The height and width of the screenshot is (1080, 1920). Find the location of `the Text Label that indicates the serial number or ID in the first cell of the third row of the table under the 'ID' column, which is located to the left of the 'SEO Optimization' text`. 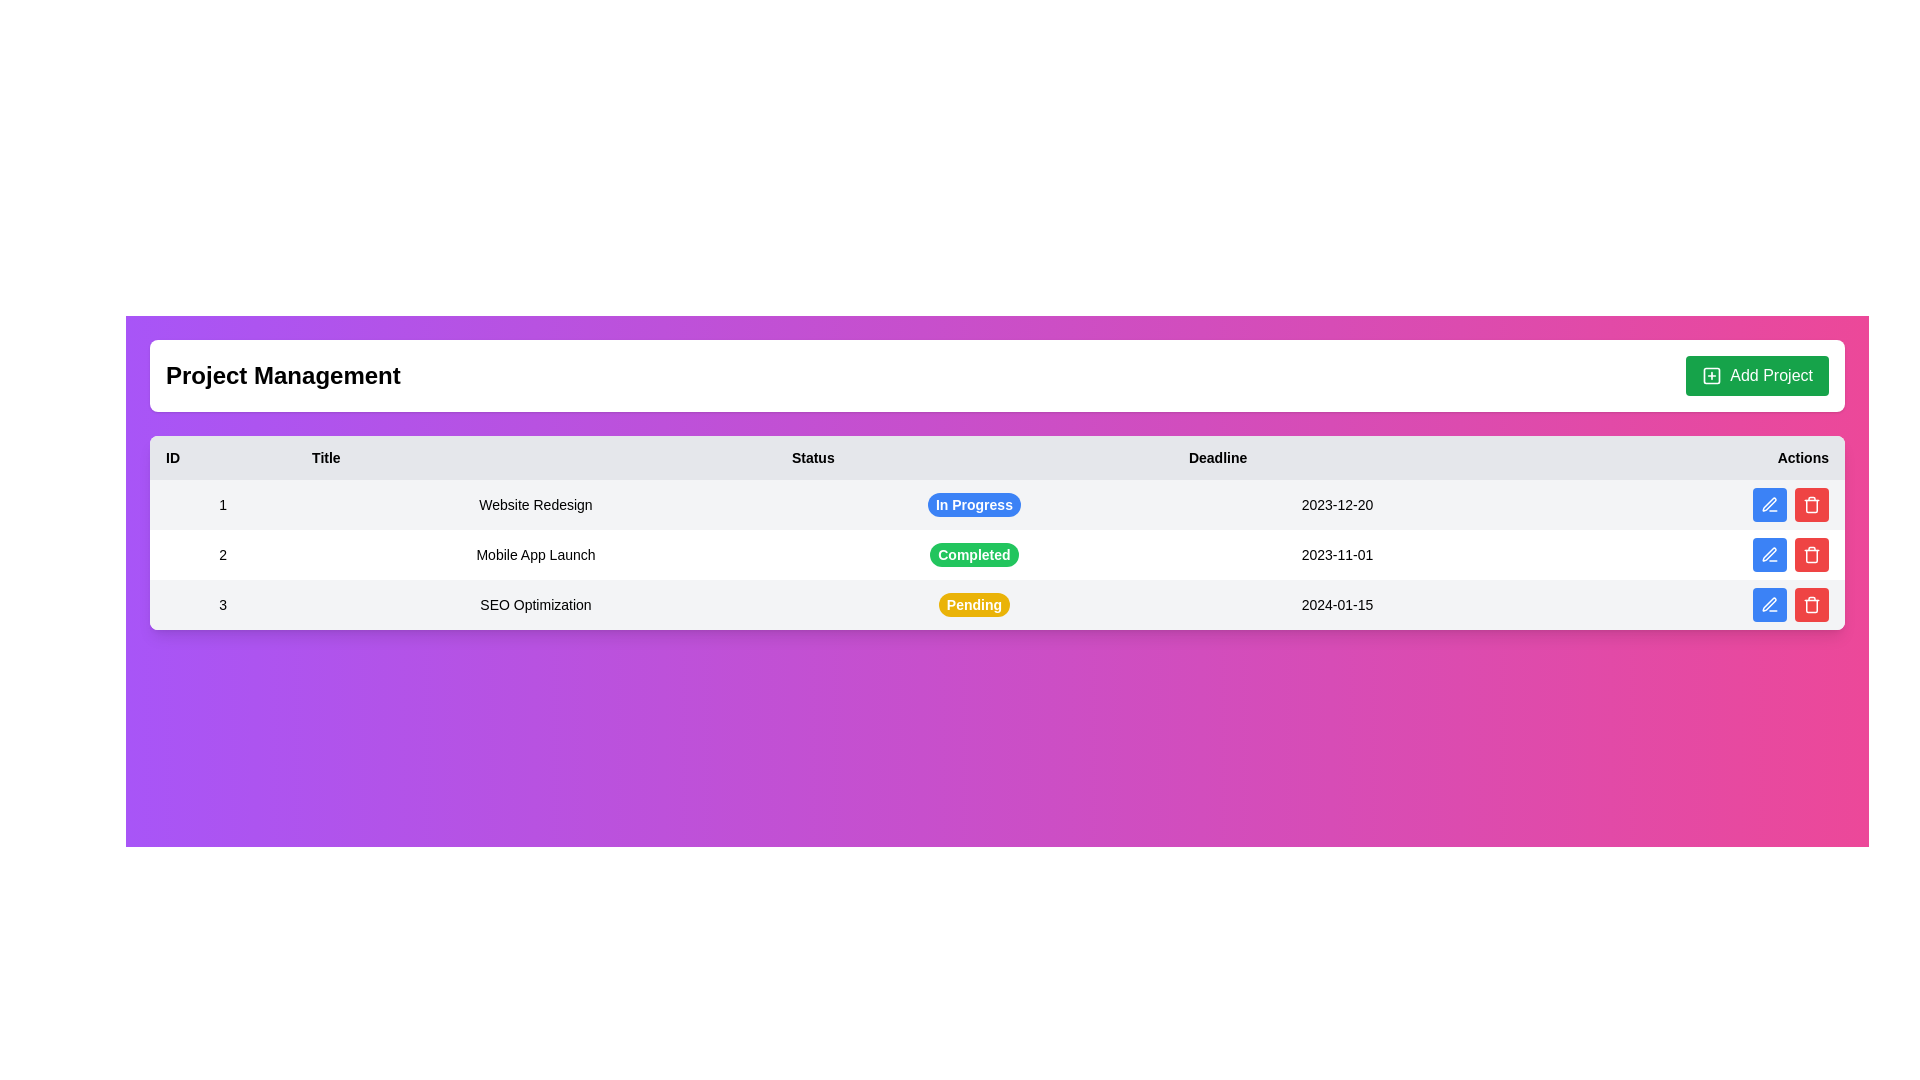

the Text Label that indicates the serial number or ID in the first cell of the third row of the table under the 'ID' column, which is located to the left of the 'SEO Optimization' text is located at coordinates (223, 604).